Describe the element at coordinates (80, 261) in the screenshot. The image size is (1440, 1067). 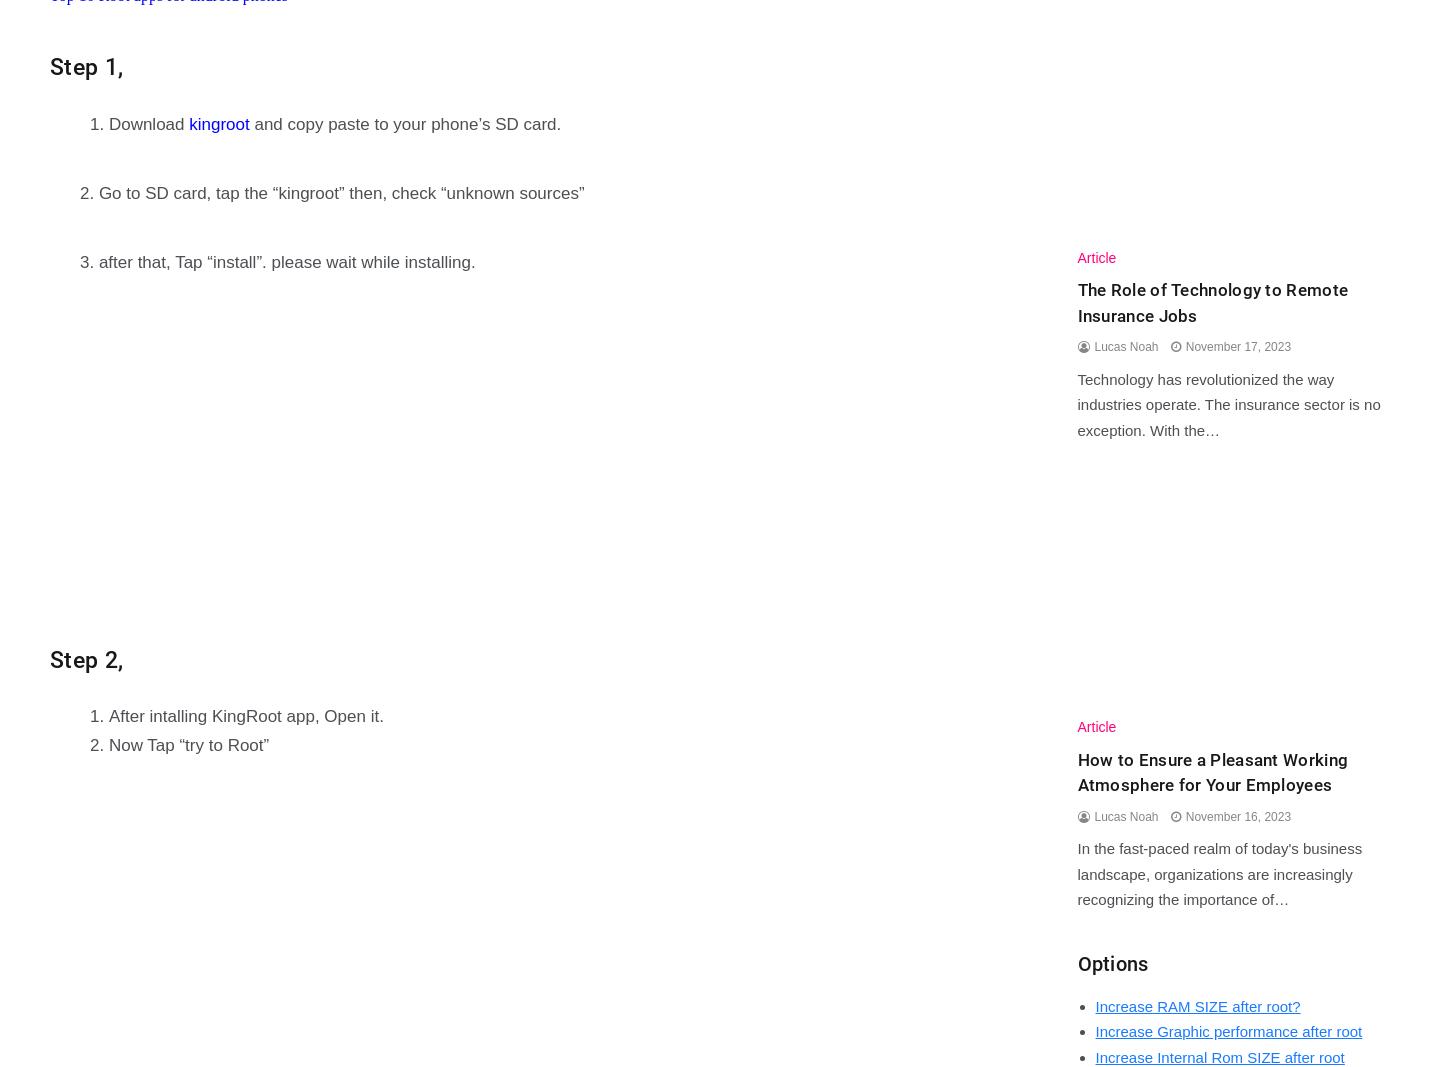
I see `'3. after that, Tap “install”. please wait while installing.'` at that location.